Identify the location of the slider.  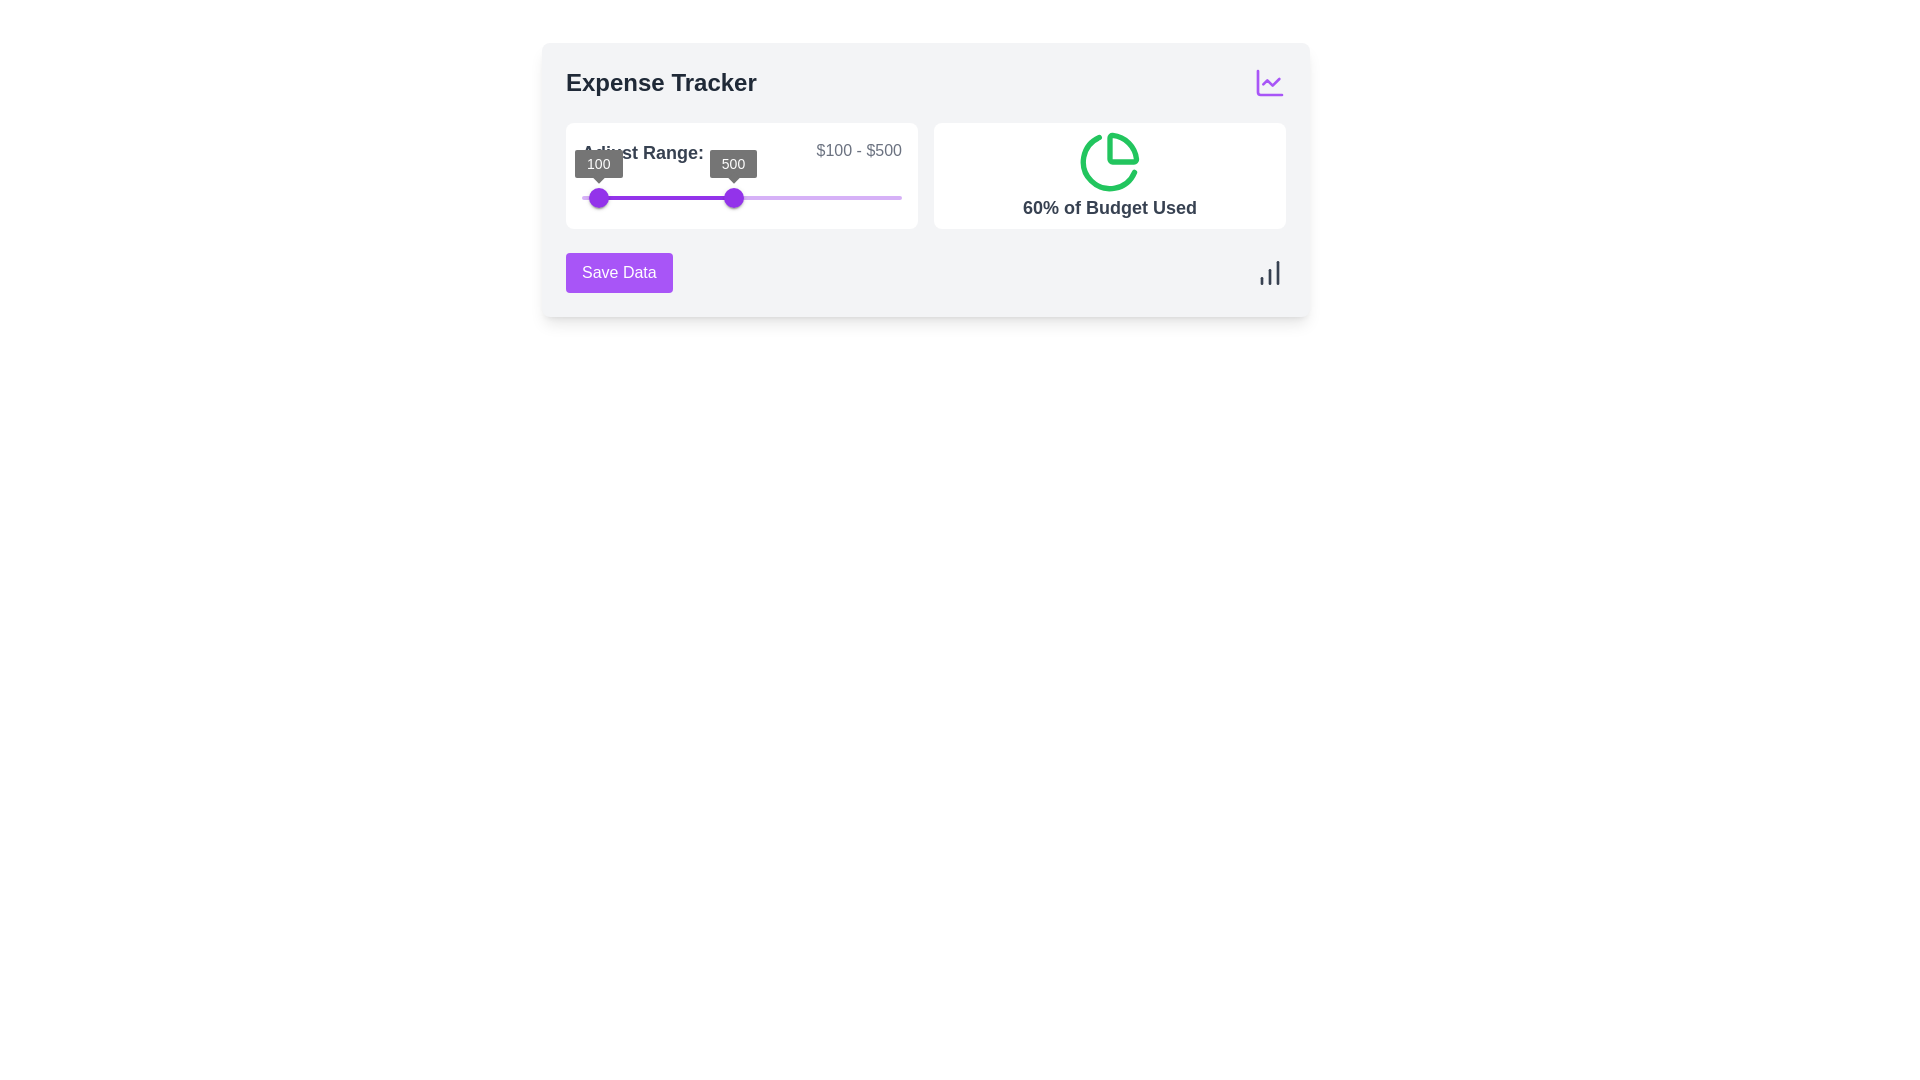
(759, 197).